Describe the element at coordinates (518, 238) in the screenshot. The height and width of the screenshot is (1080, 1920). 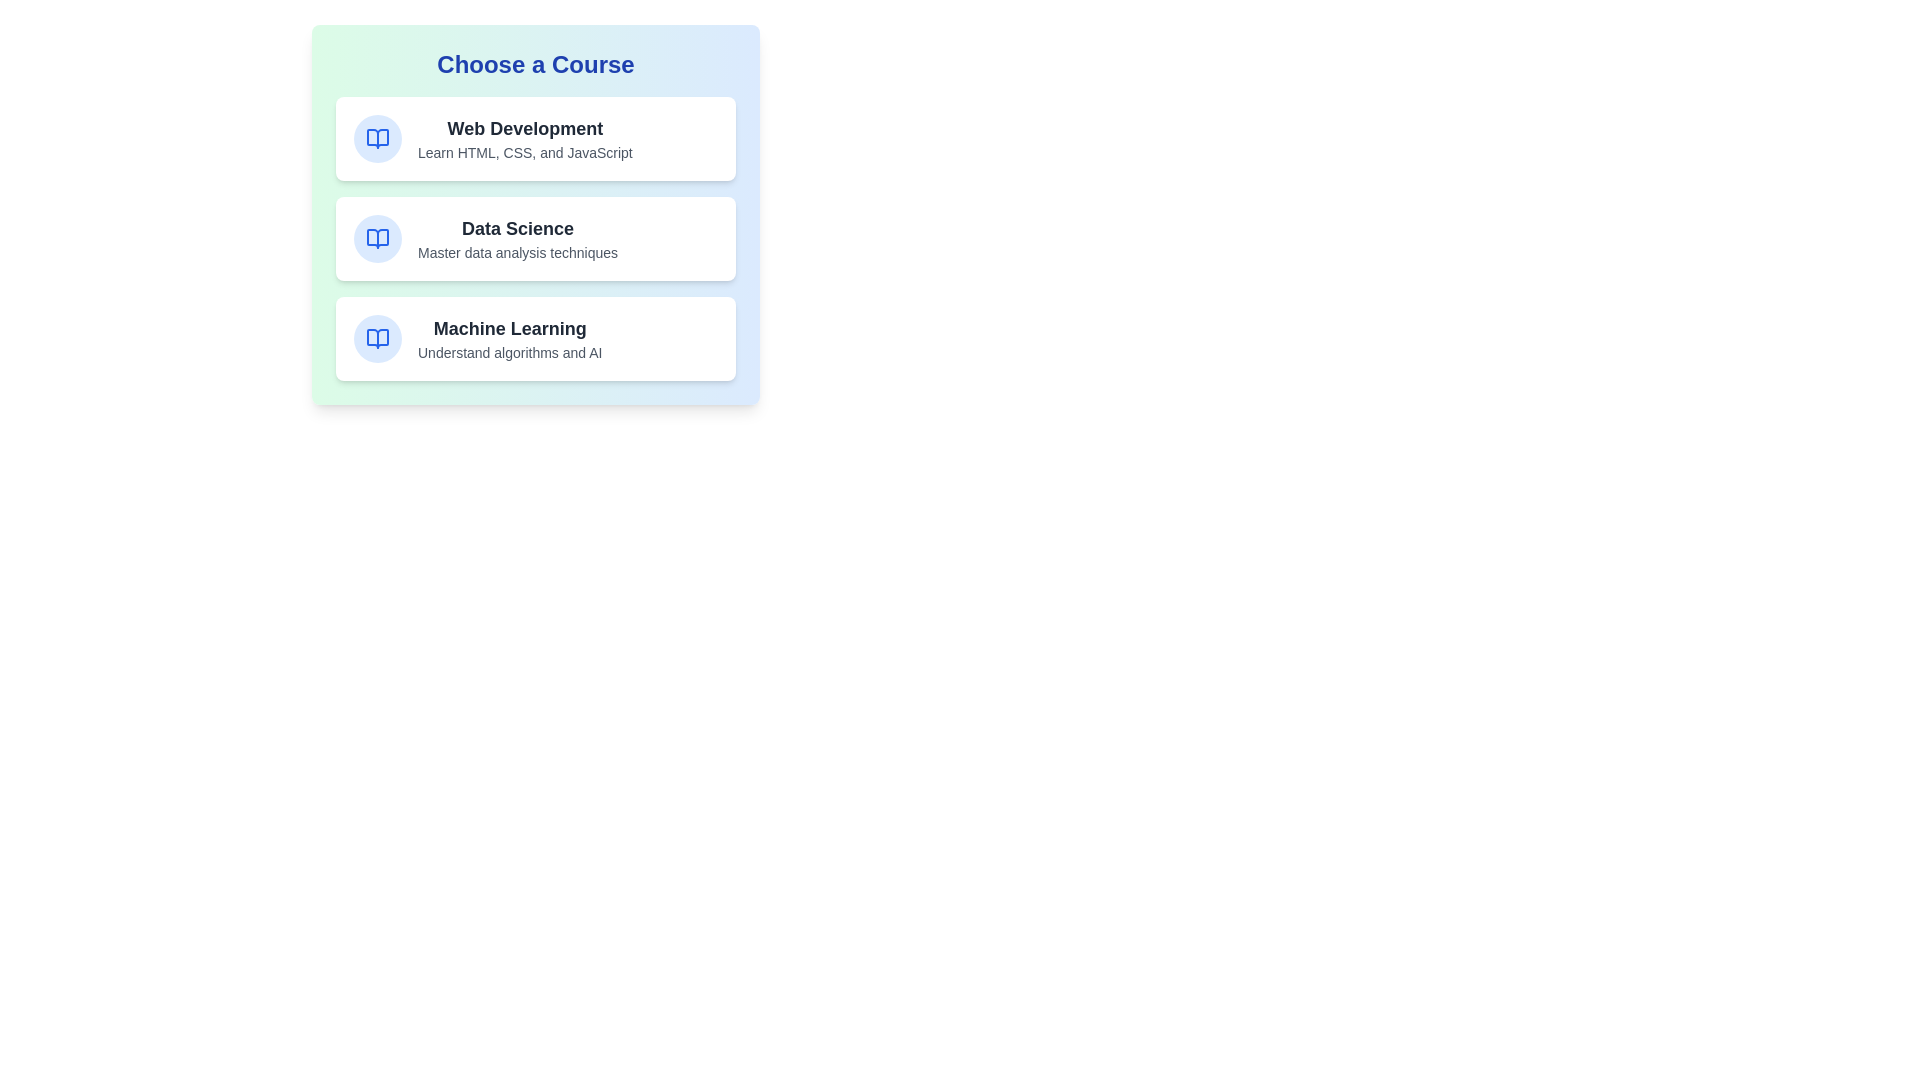
I see `the Text Block that provides a title and brief description for the 'Data Science' course, located in the second card of a vertical list between 'Web Development' and 'Machine Learning'` at that location.